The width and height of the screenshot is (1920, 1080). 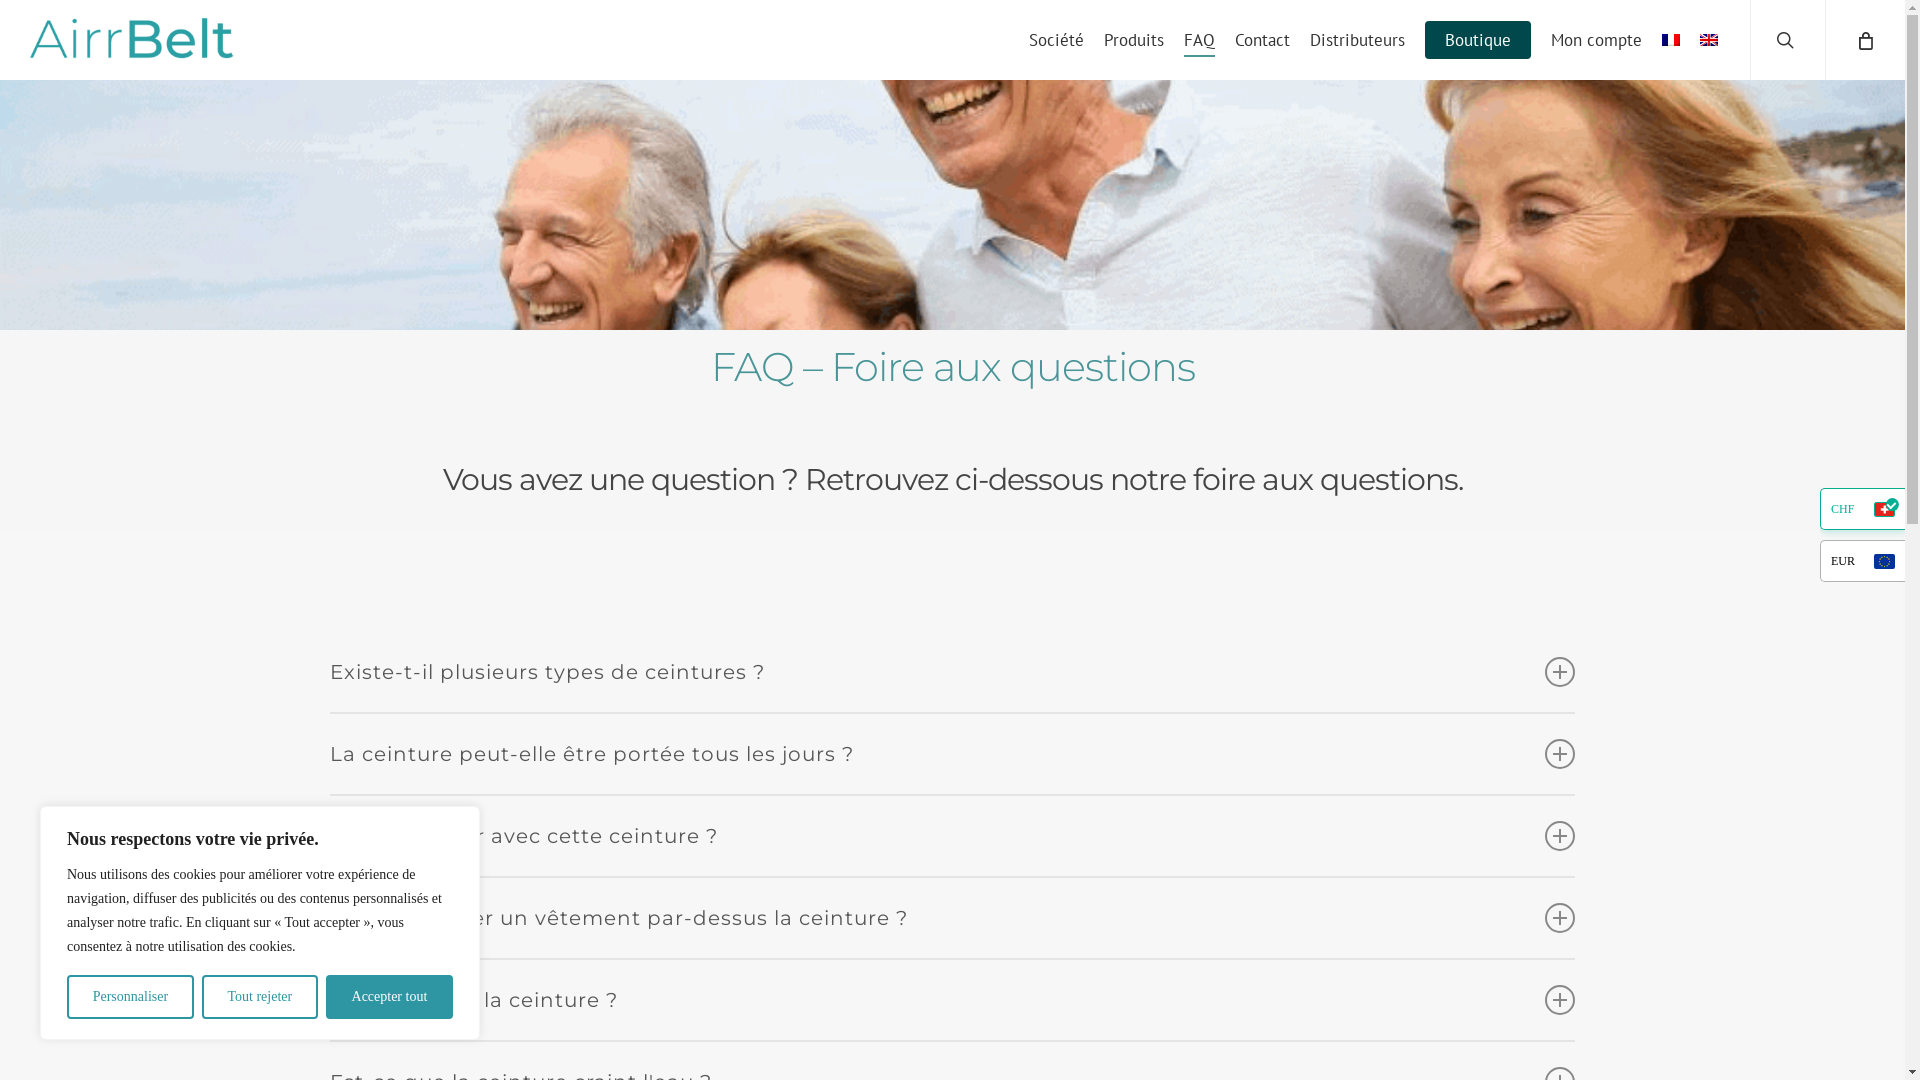 I want to click on 'EUR', so click(x=1861, y=560).